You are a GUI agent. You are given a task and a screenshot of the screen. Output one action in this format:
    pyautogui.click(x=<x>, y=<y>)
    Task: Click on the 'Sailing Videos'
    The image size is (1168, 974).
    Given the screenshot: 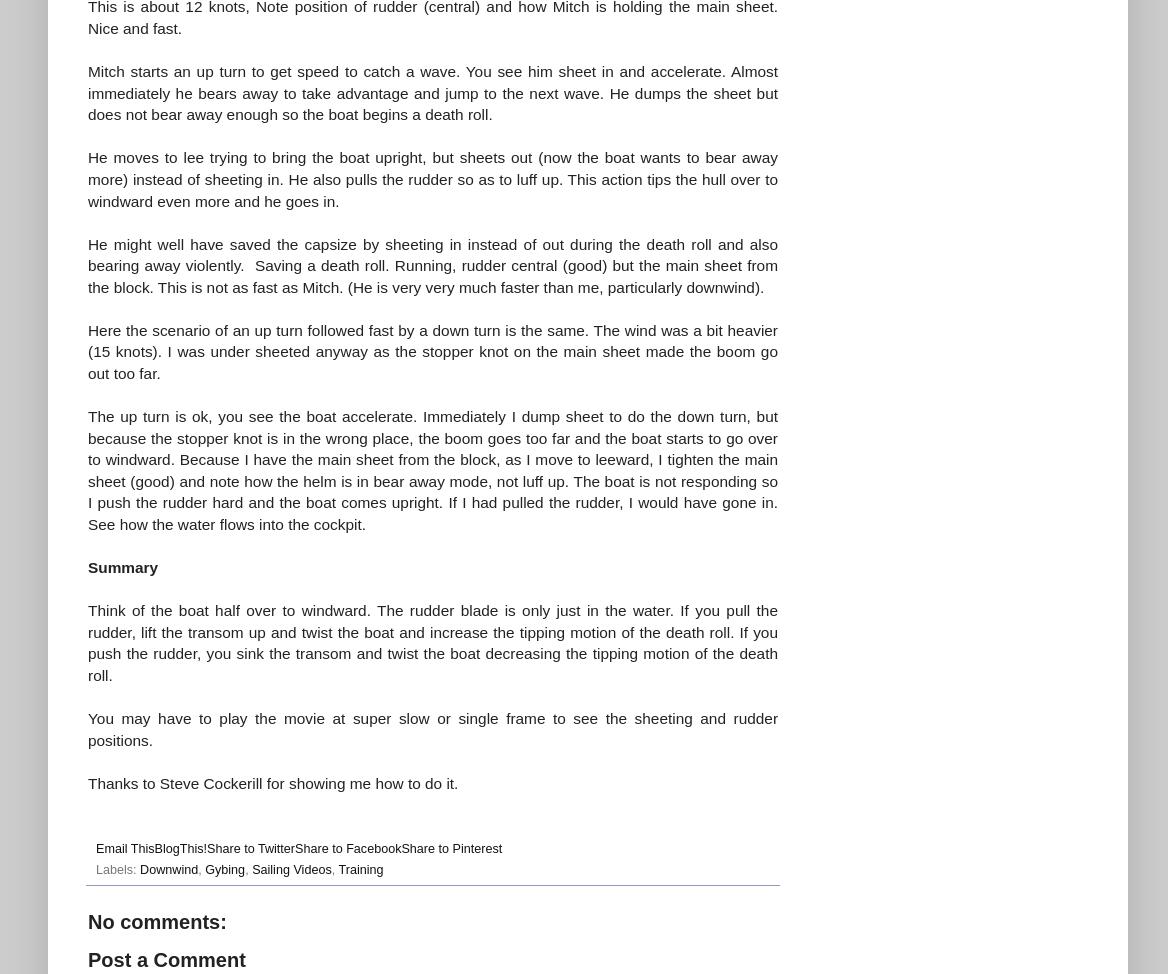 What is the action you would take?
    pyautogui.click(x=290, y=869)
    